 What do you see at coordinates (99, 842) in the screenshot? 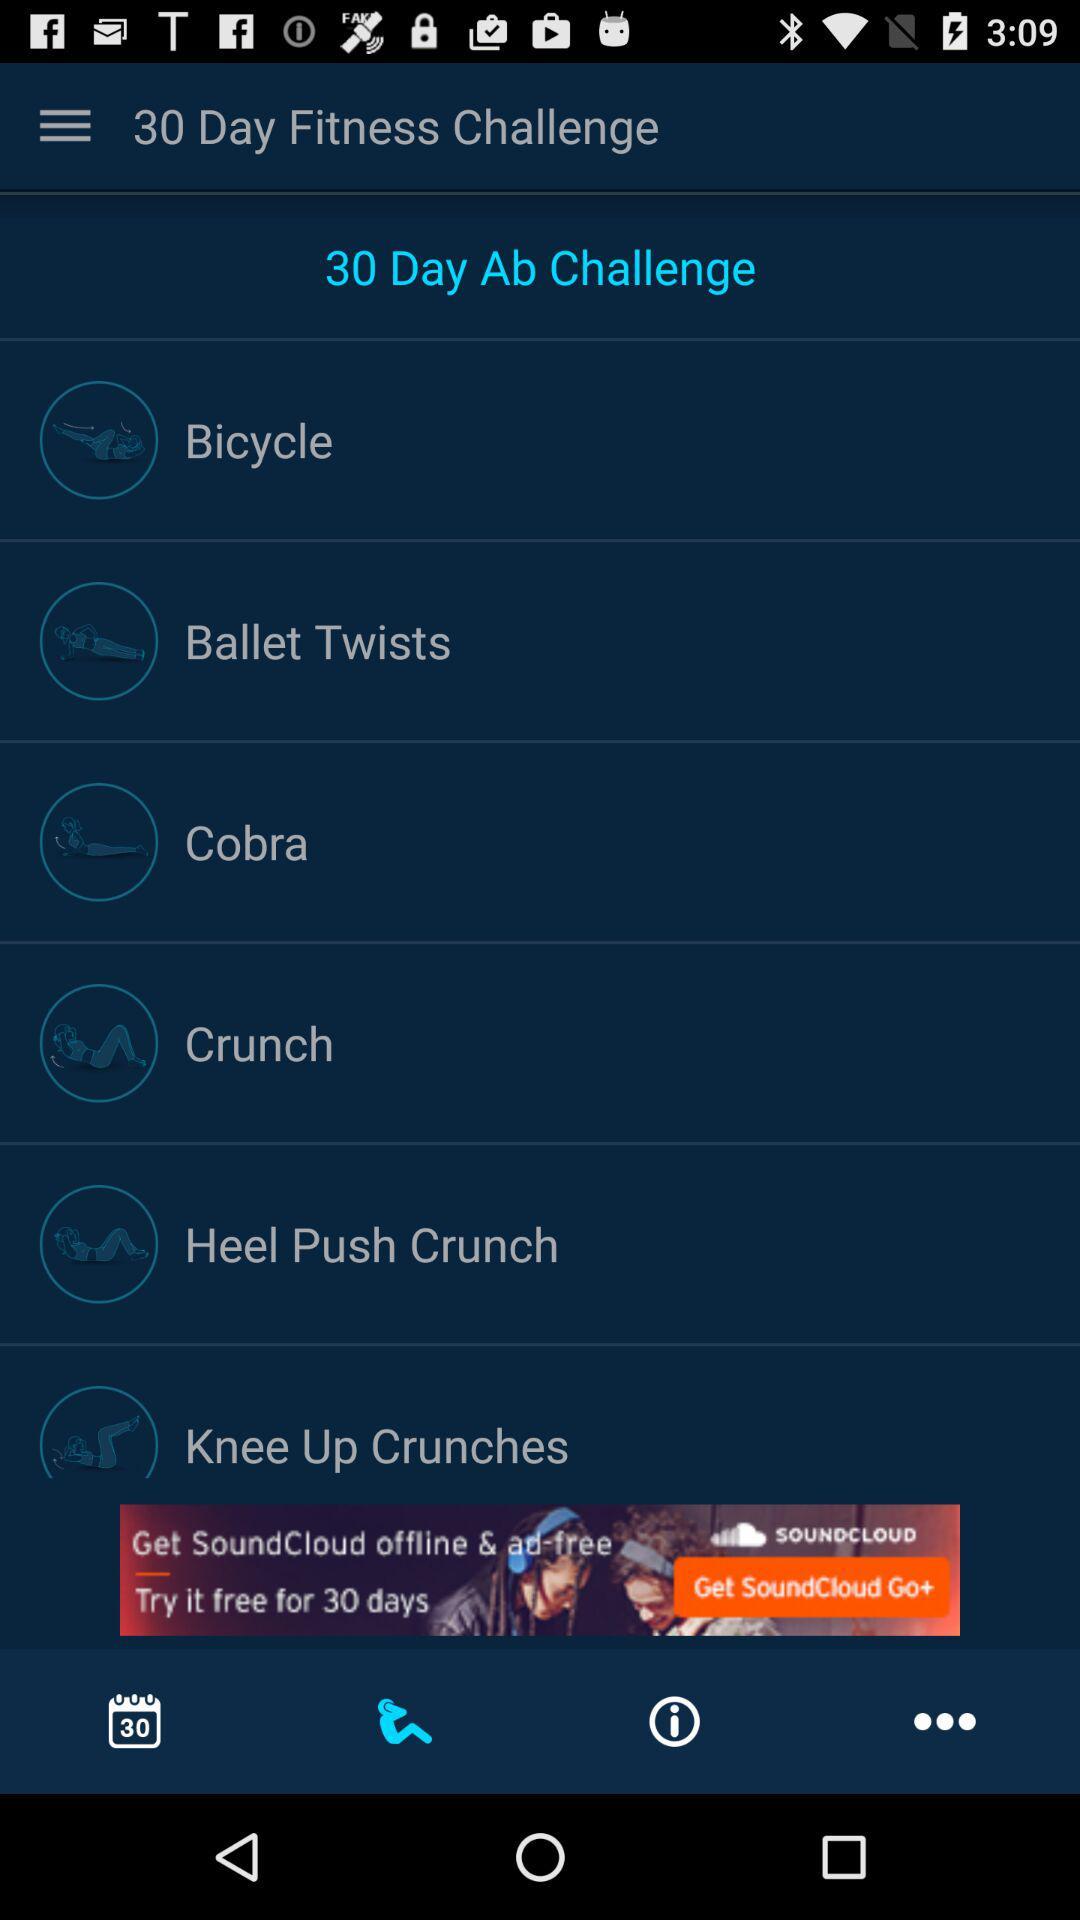
I see `the symbol which is on left hand side of the text cobra` at bounding box center [99, 842].